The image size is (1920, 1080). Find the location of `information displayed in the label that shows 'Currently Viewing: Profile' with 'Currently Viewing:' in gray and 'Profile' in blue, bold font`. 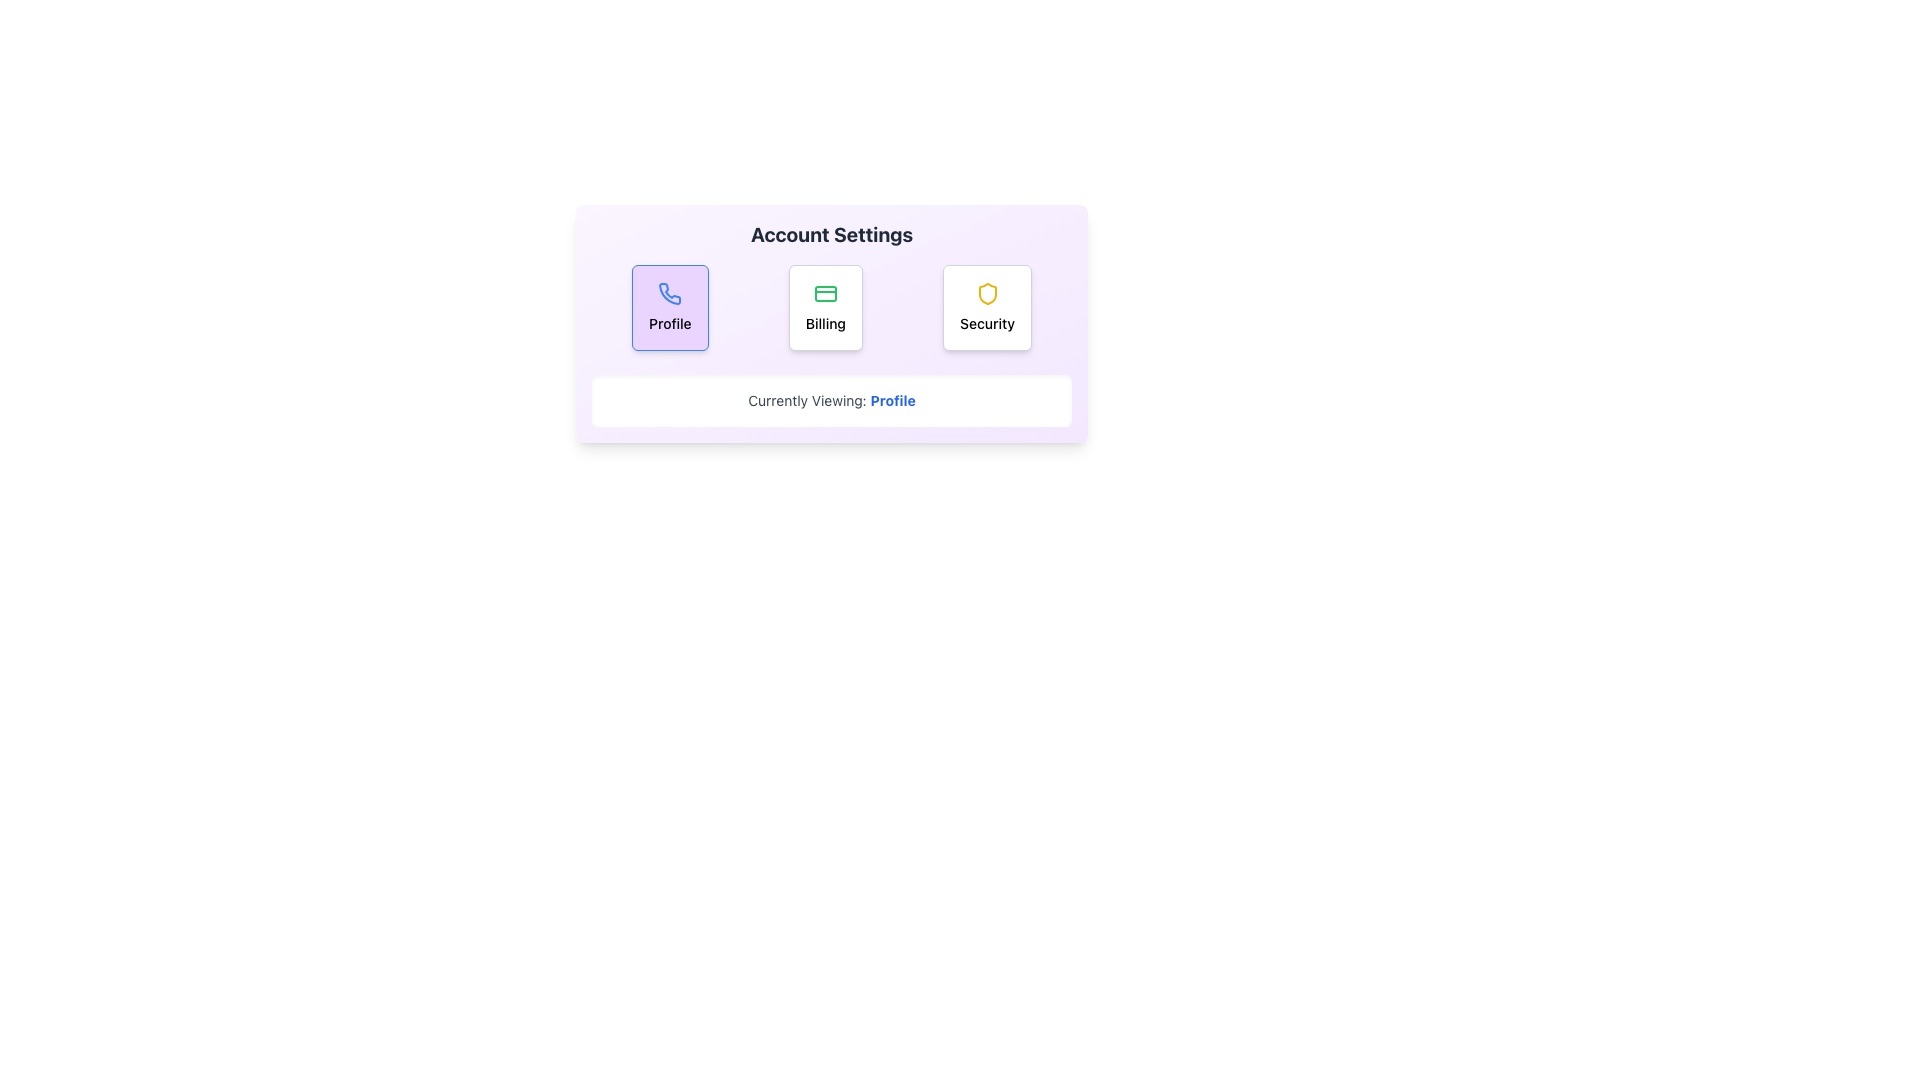

information displayed in the label that shows 'Currently Viewing: Profile' with 'Currently Viewing:' in gray and 'Profile' in blue, bold font is located at coordinates (831, 401).